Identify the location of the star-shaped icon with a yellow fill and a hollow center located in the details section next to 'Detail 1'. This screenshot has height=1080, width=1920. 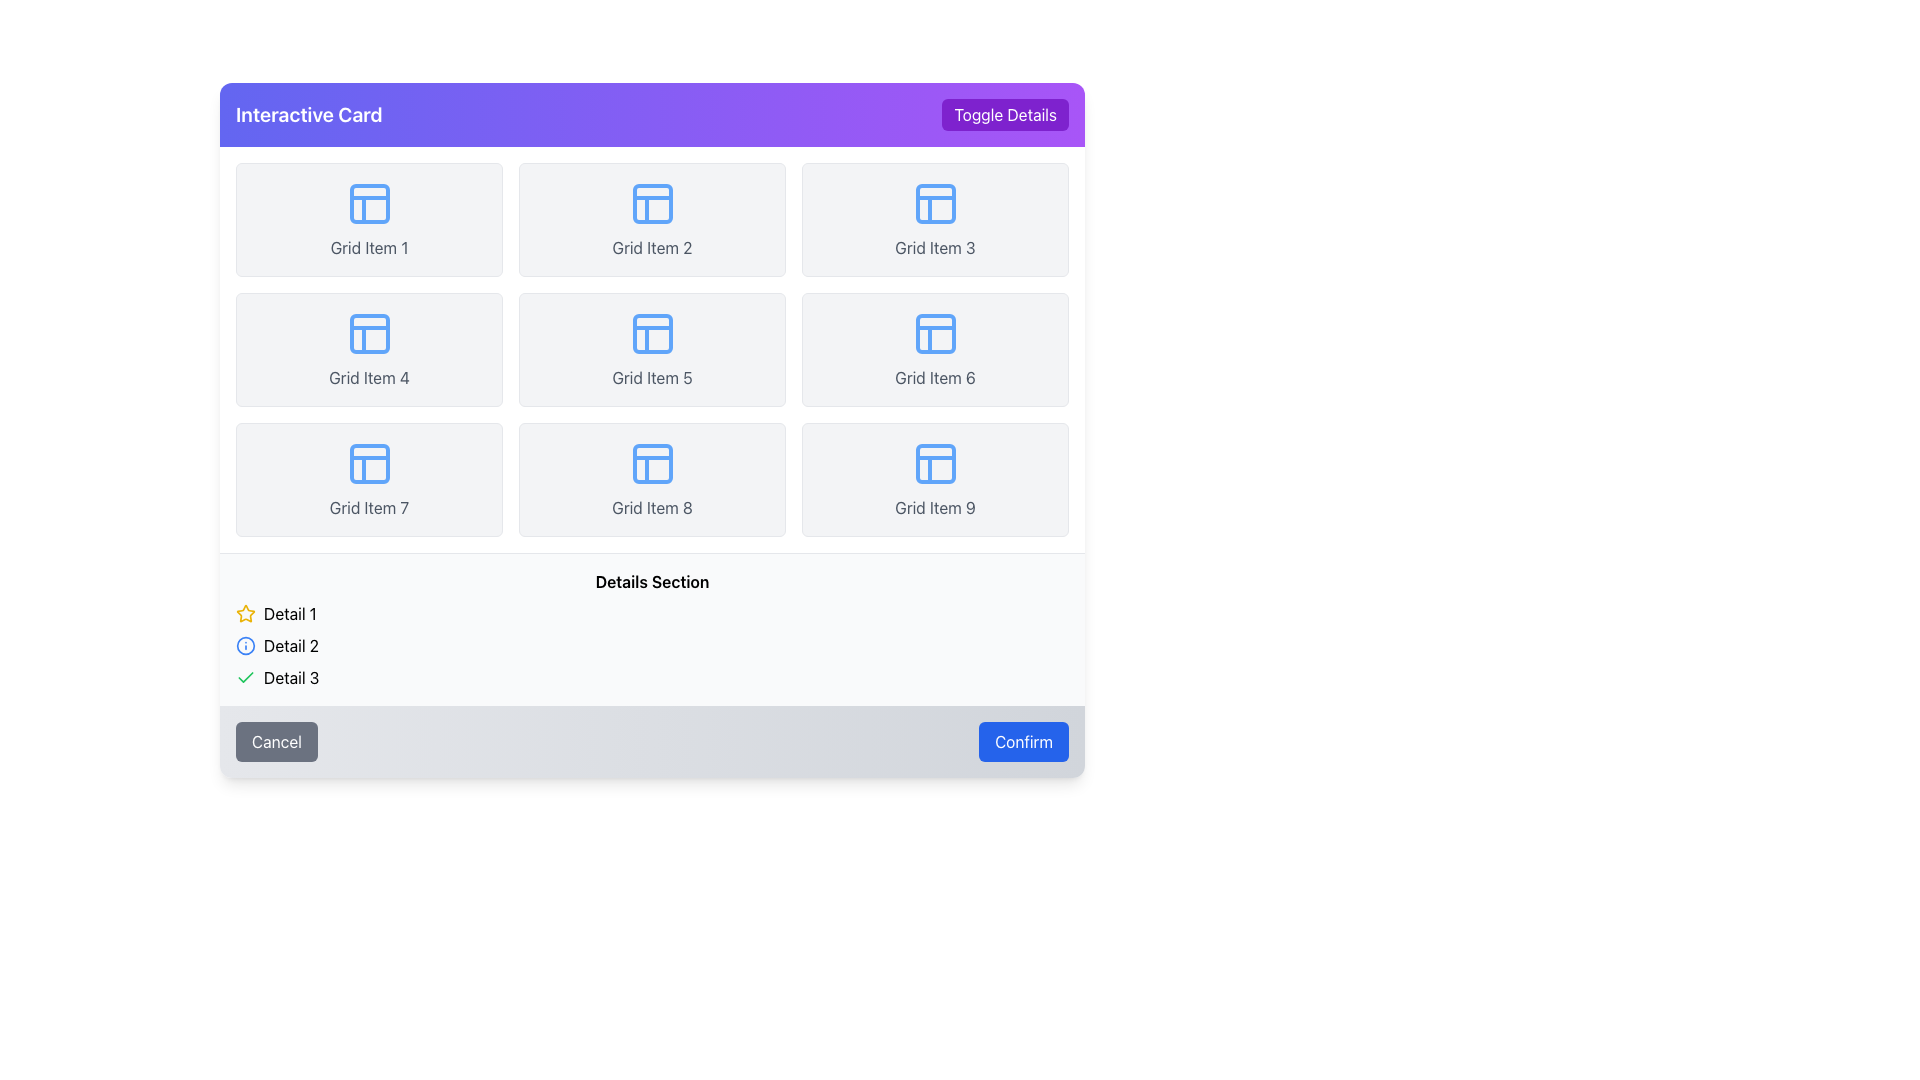
(244, 612).